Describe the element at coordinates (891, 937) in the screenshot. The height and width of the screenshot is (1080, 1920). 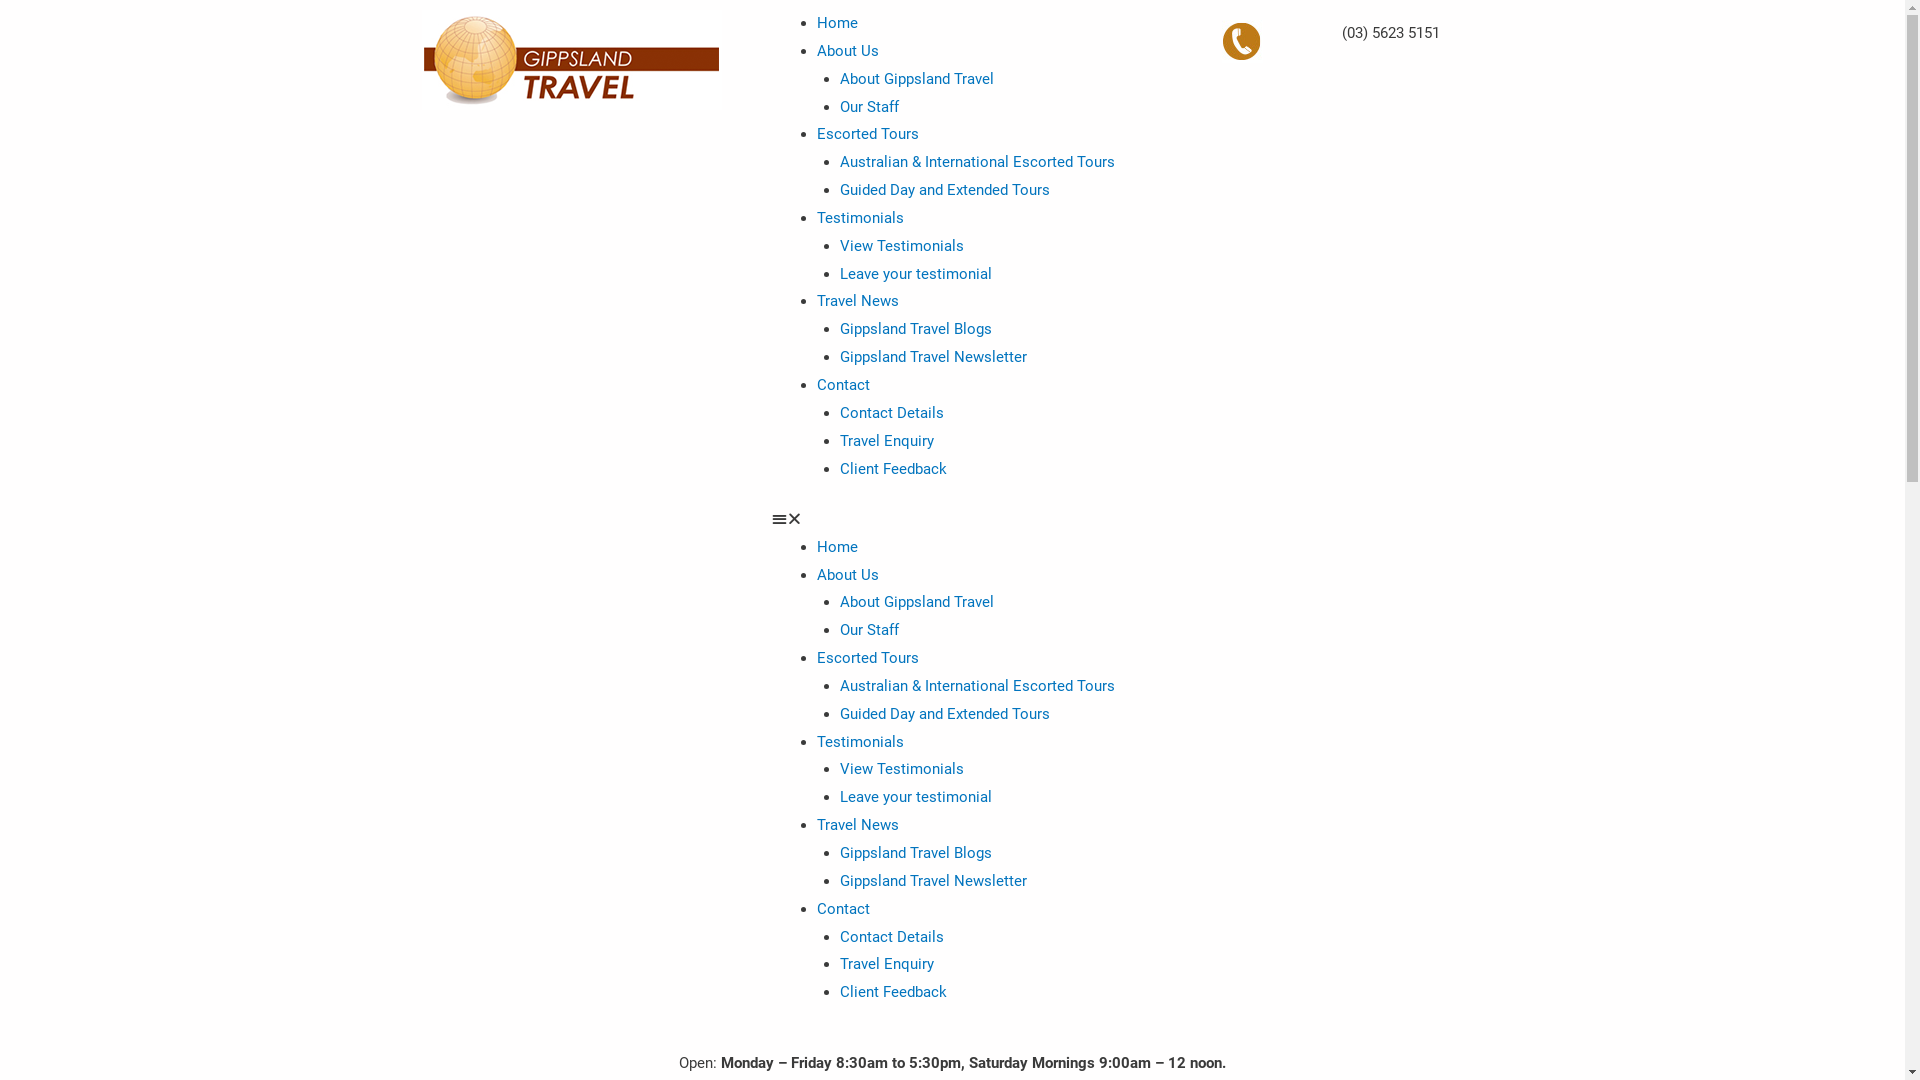
I see `'Contact Details'` at that location.